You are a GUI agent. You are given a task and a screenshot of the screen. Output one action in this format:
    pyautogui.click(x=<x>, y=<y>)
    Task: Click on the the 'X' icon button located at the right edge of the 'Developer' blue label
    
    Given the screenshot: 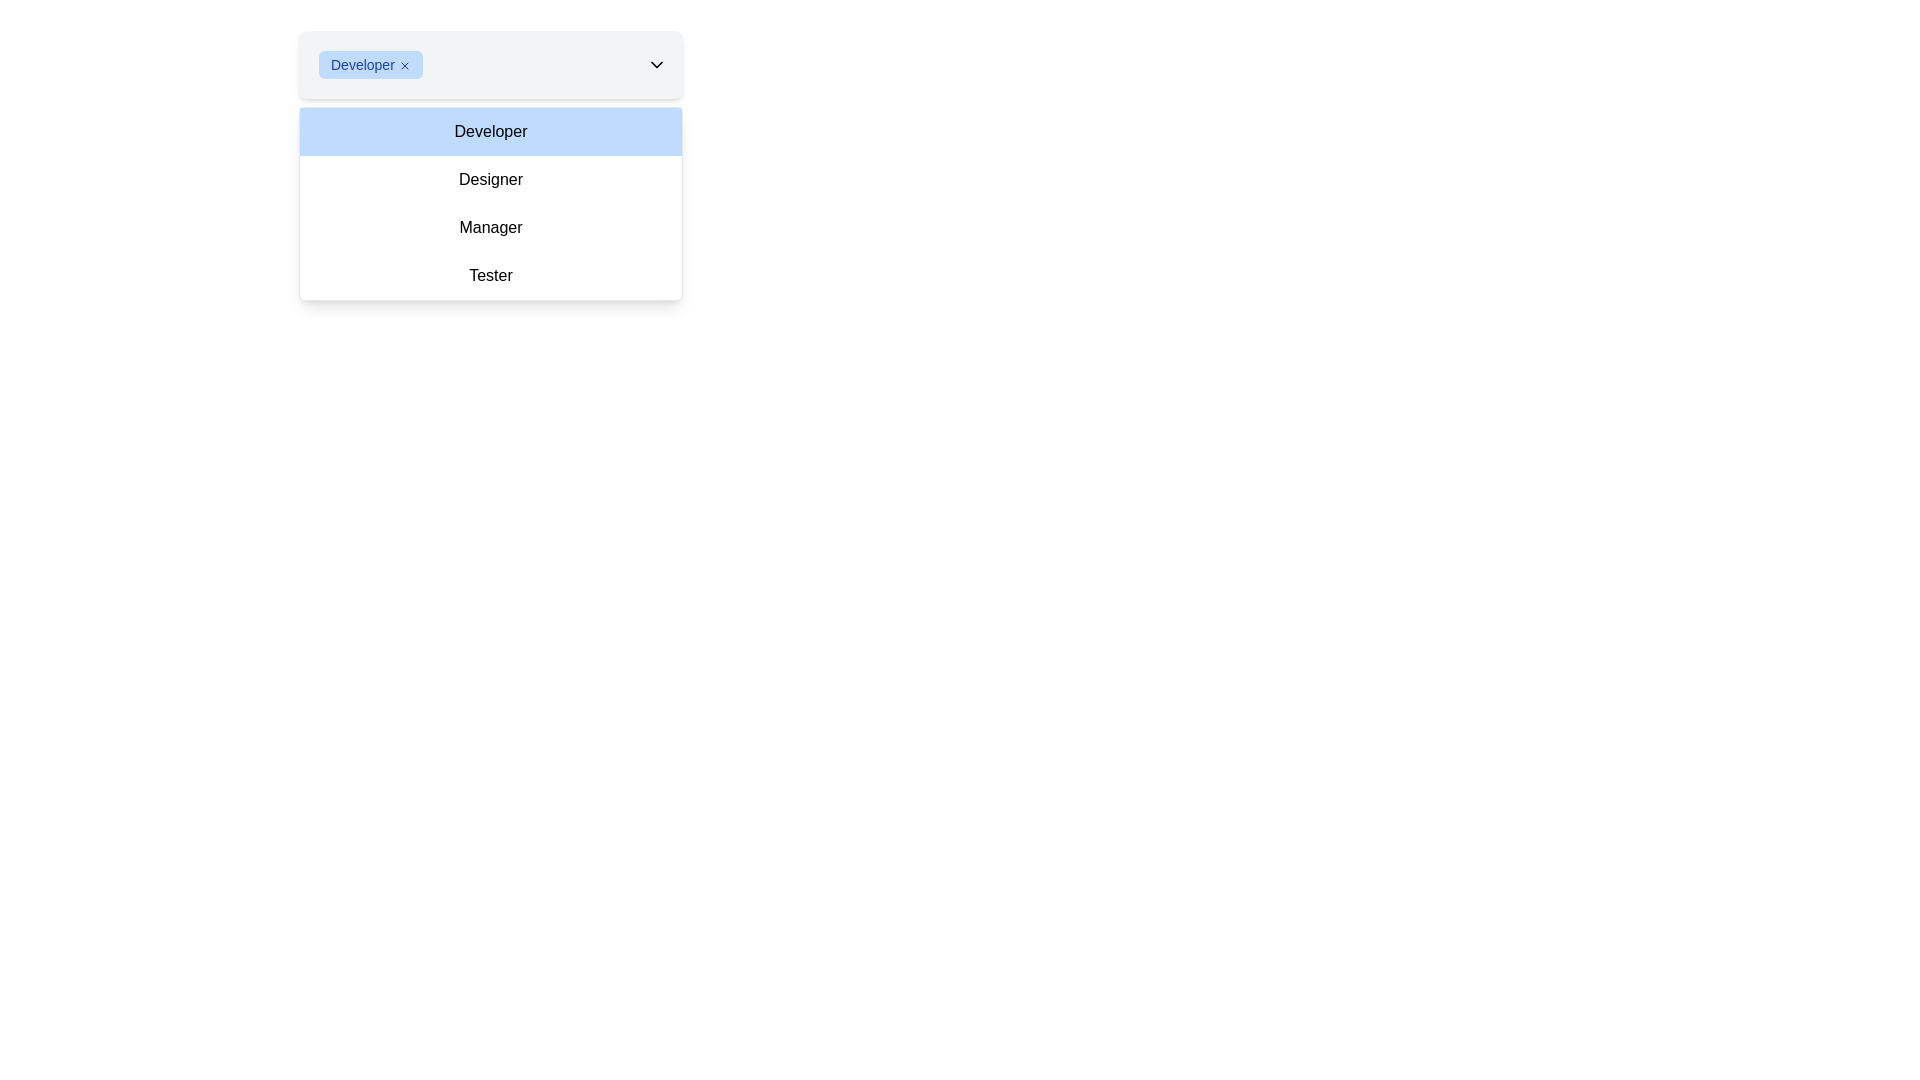 What is the action you would take?
    pyautogui.click(x=403, y=65)
    